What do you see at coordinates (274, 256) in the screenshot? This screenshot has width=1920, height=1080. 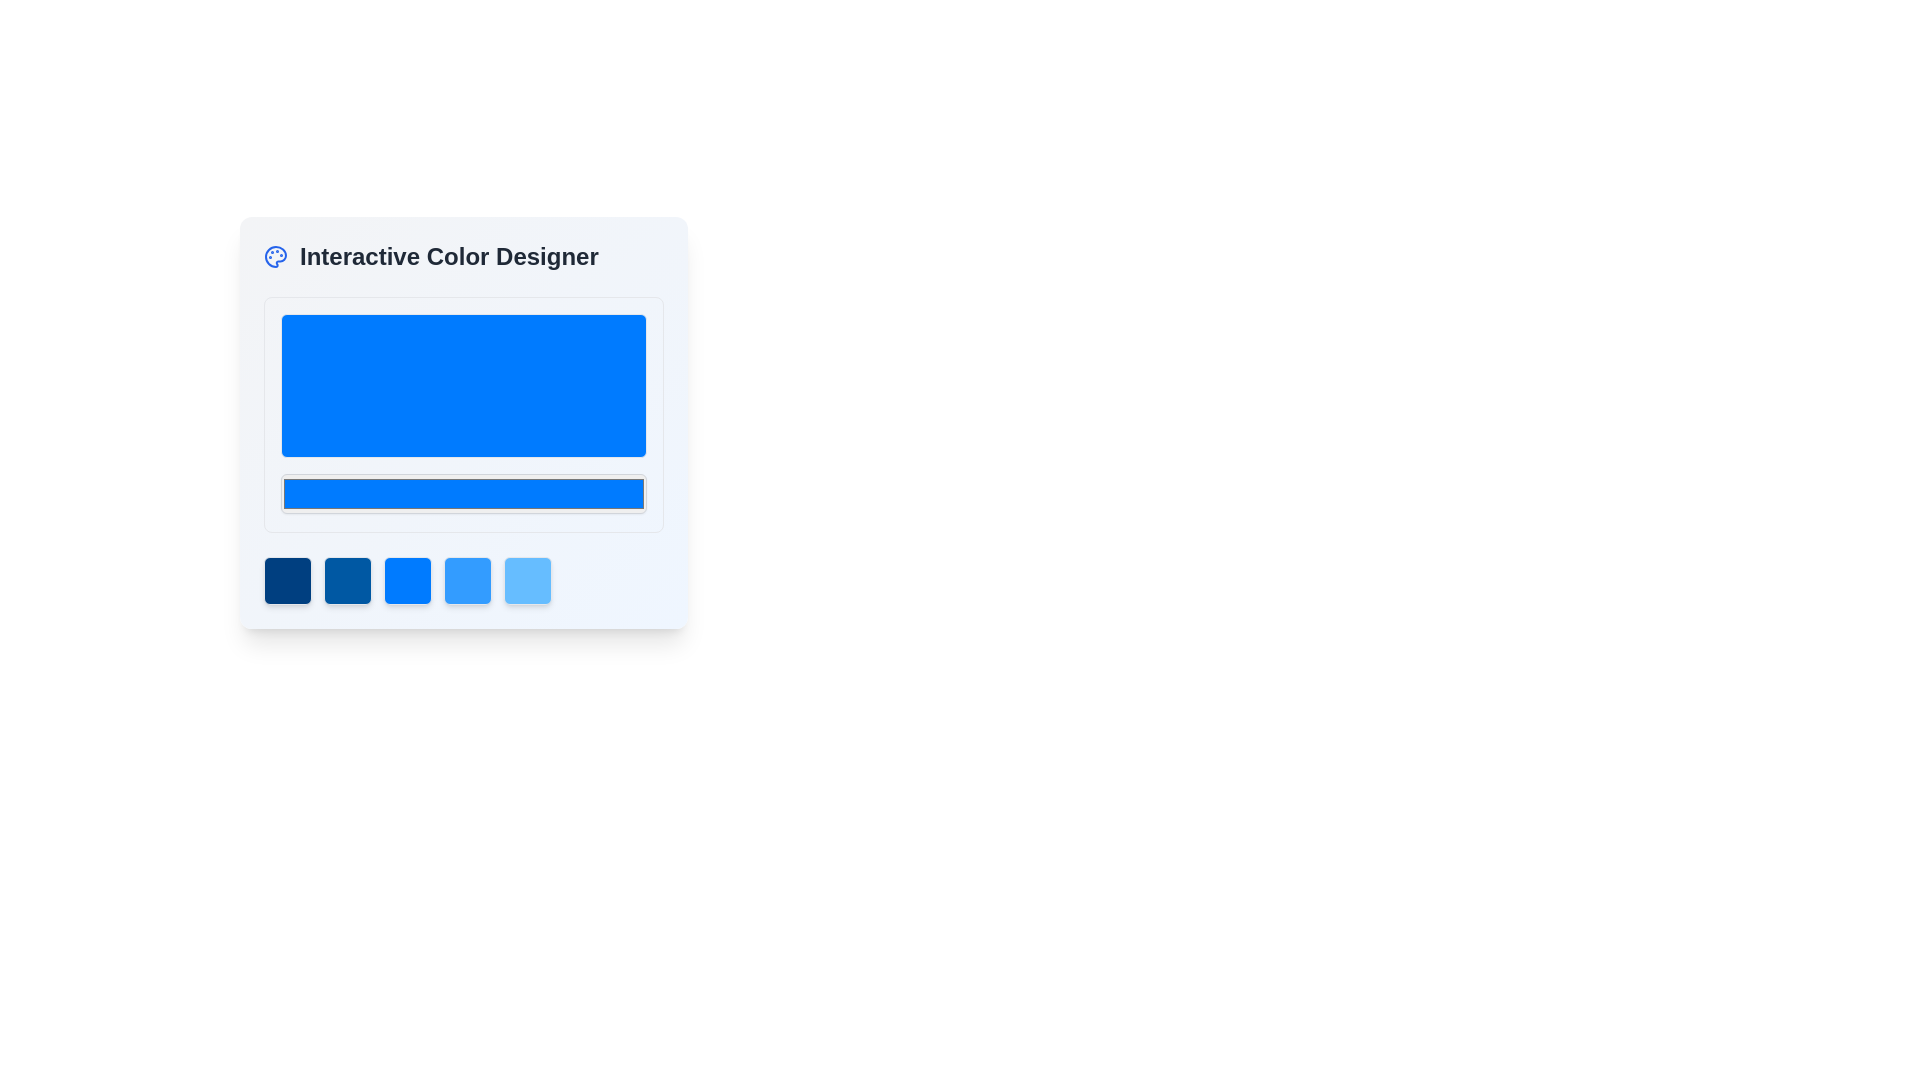 I see `the decorative icon representing the 'Interactive Color Designer' label, which is positioned to the left of the text heading` at bounding box center [274, 256].